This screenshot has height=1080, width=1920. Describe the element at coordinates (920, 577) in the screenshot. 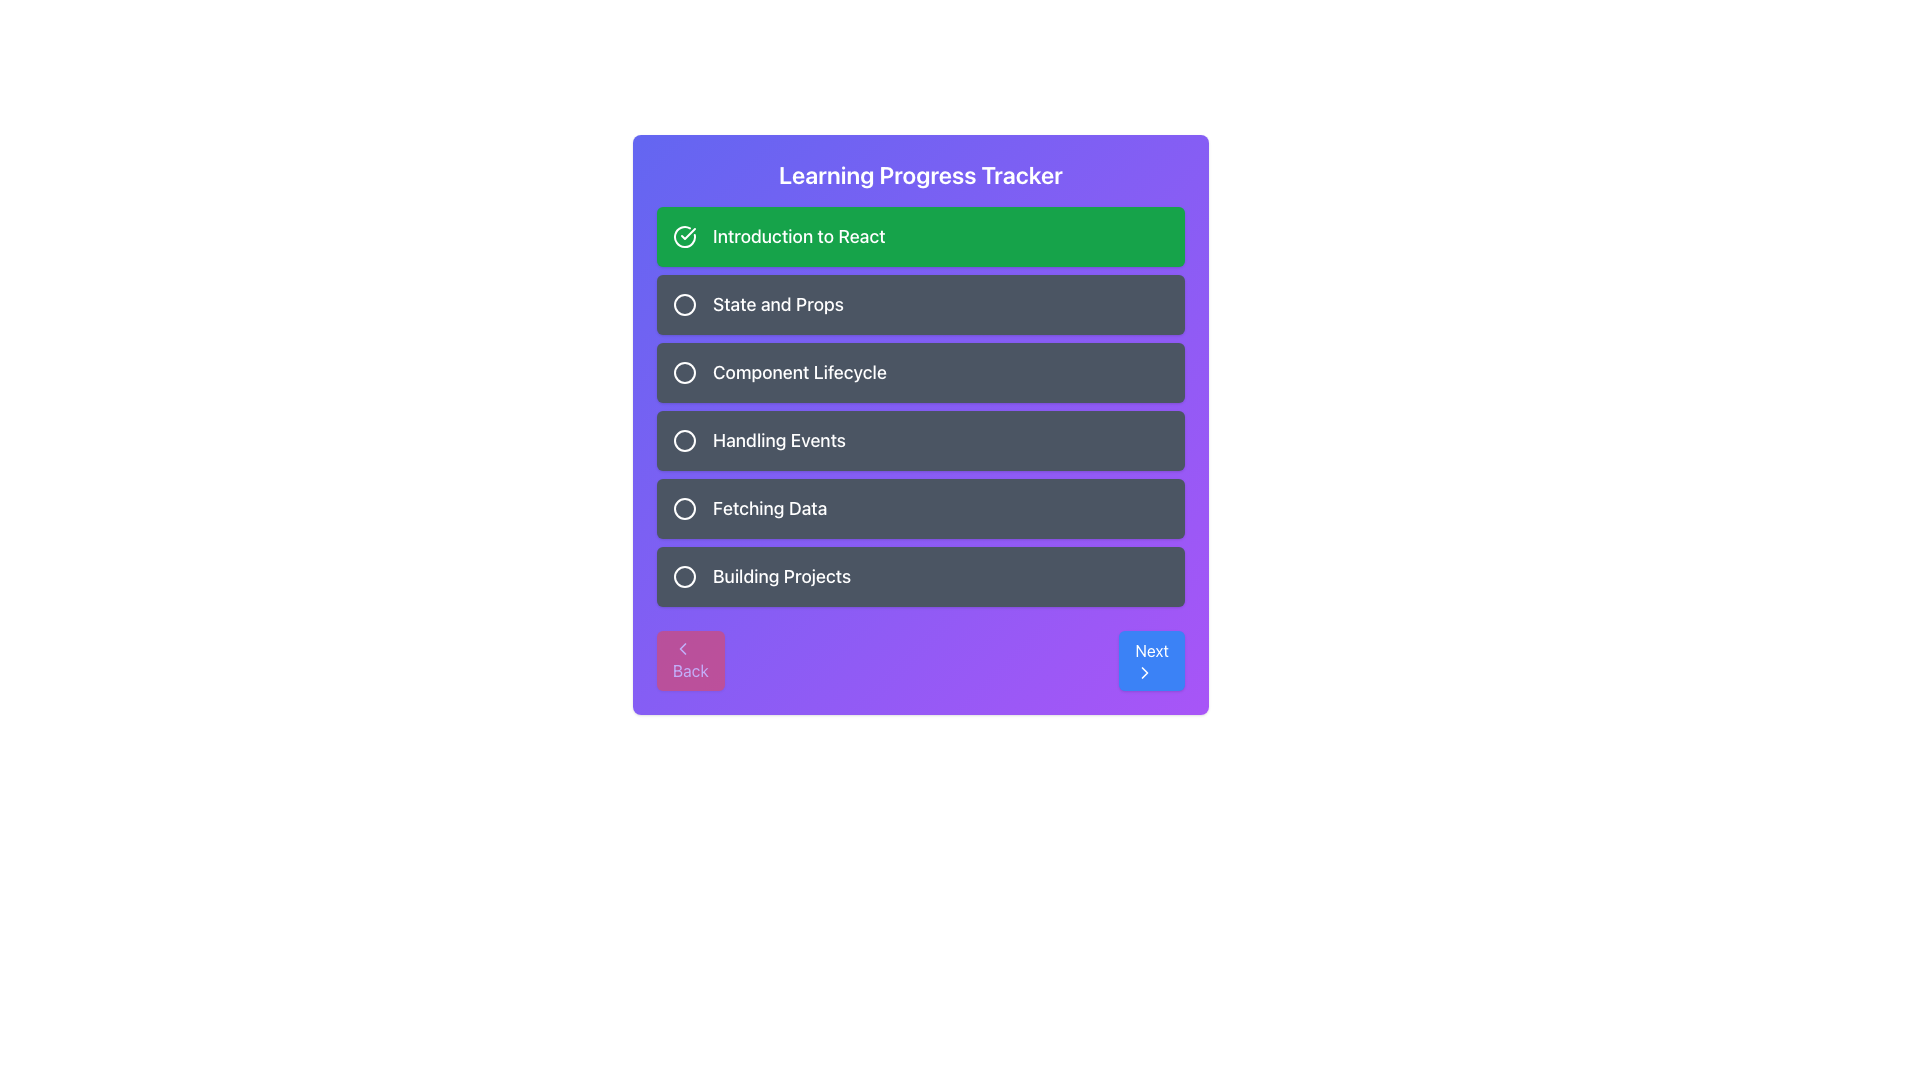

I see `the sixth list item in the Learning Progress Tracker interface` at that location.